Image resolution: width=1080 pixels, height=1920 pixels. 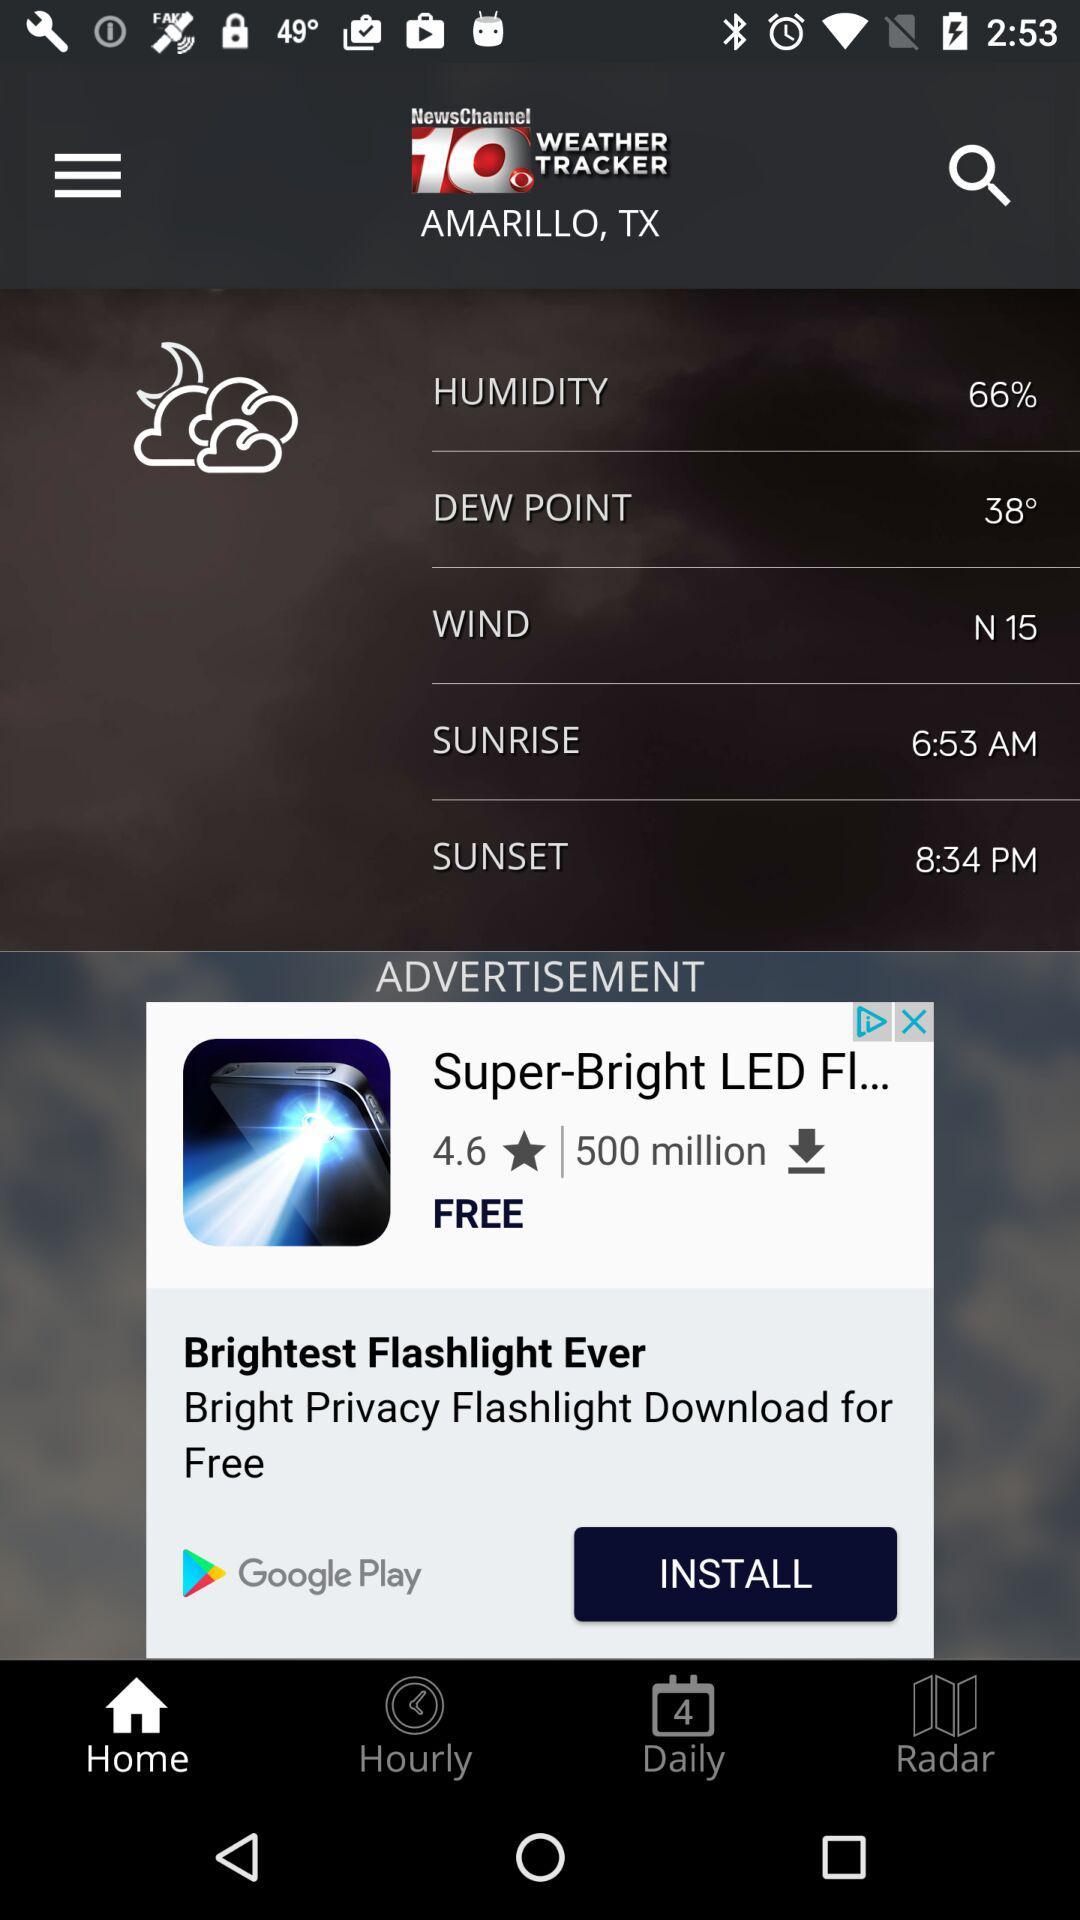 What do you see at coordinates (135, 1726) in the screenshot?
I see `home radio button` at bounding box center [135, 1726].